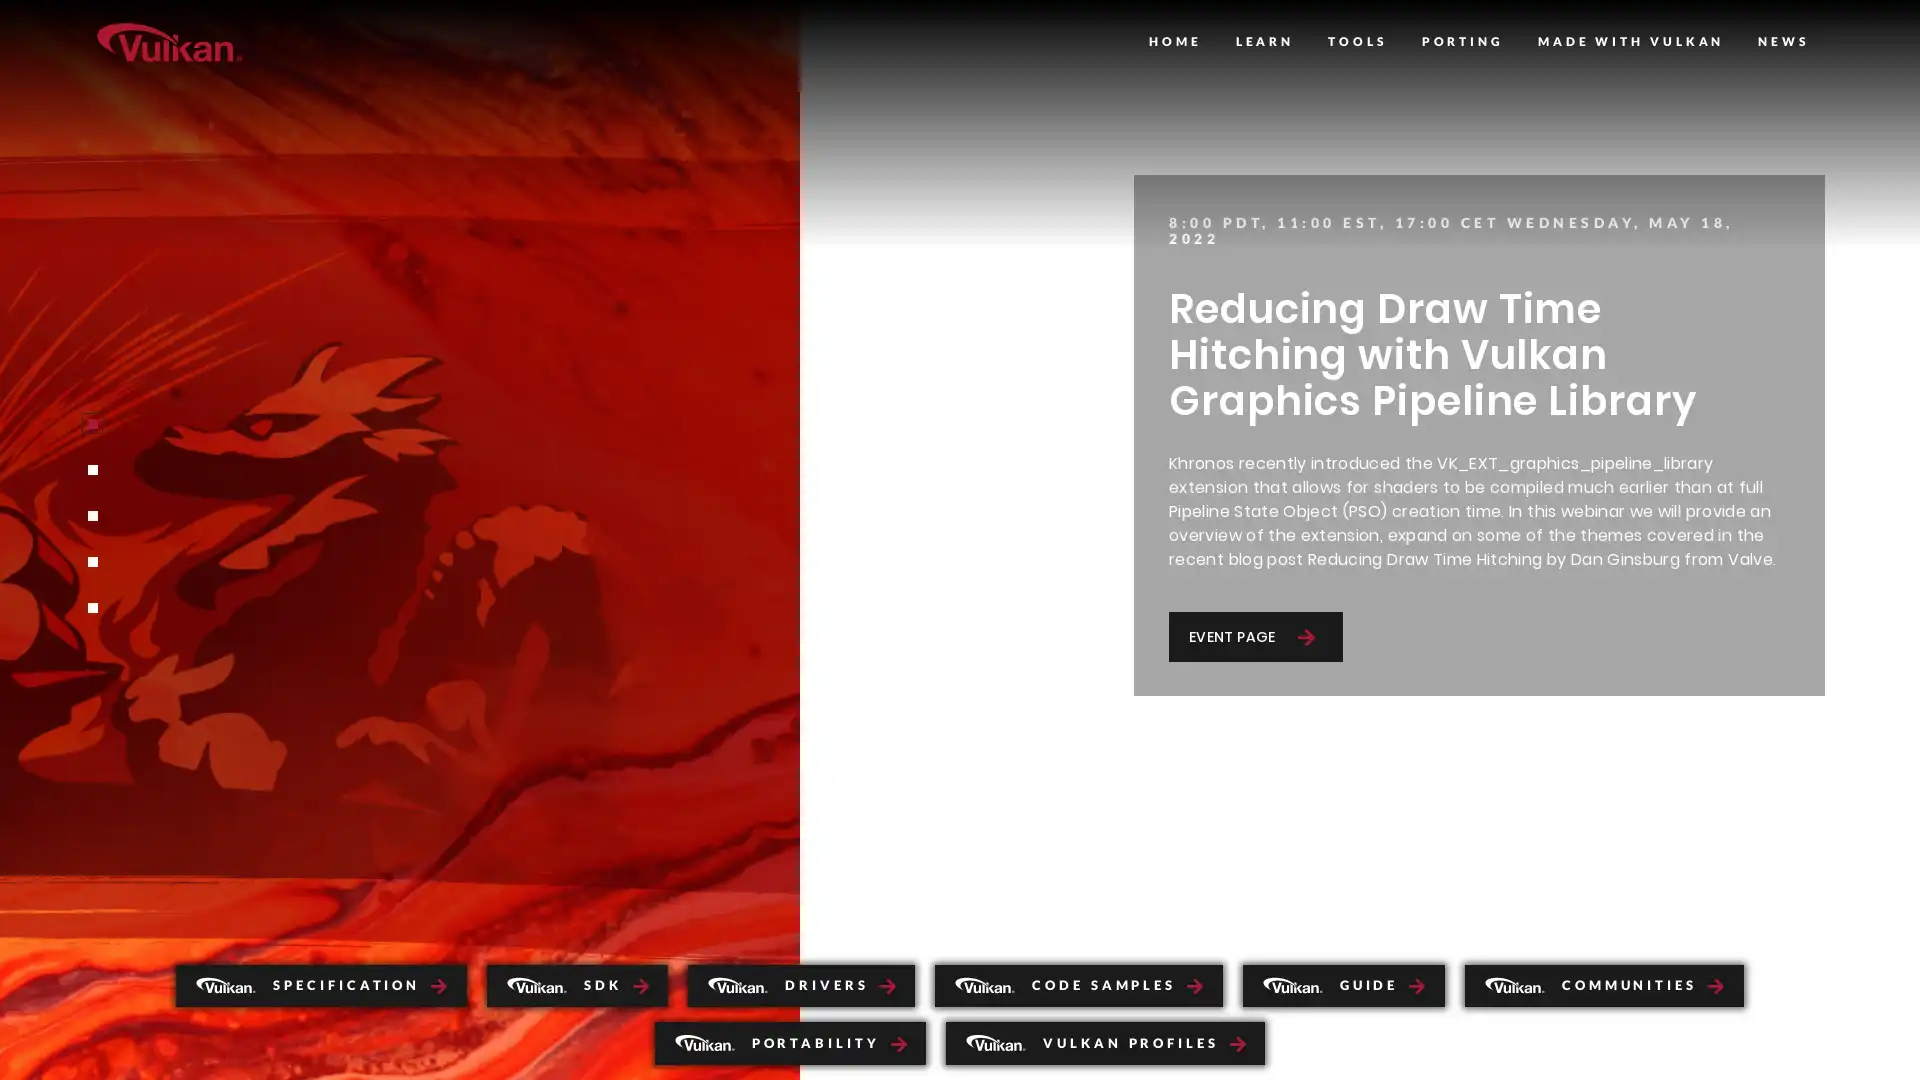 The width and height of the screenshot is (1920, 1080). I want to click on 4, so click(90, 562).